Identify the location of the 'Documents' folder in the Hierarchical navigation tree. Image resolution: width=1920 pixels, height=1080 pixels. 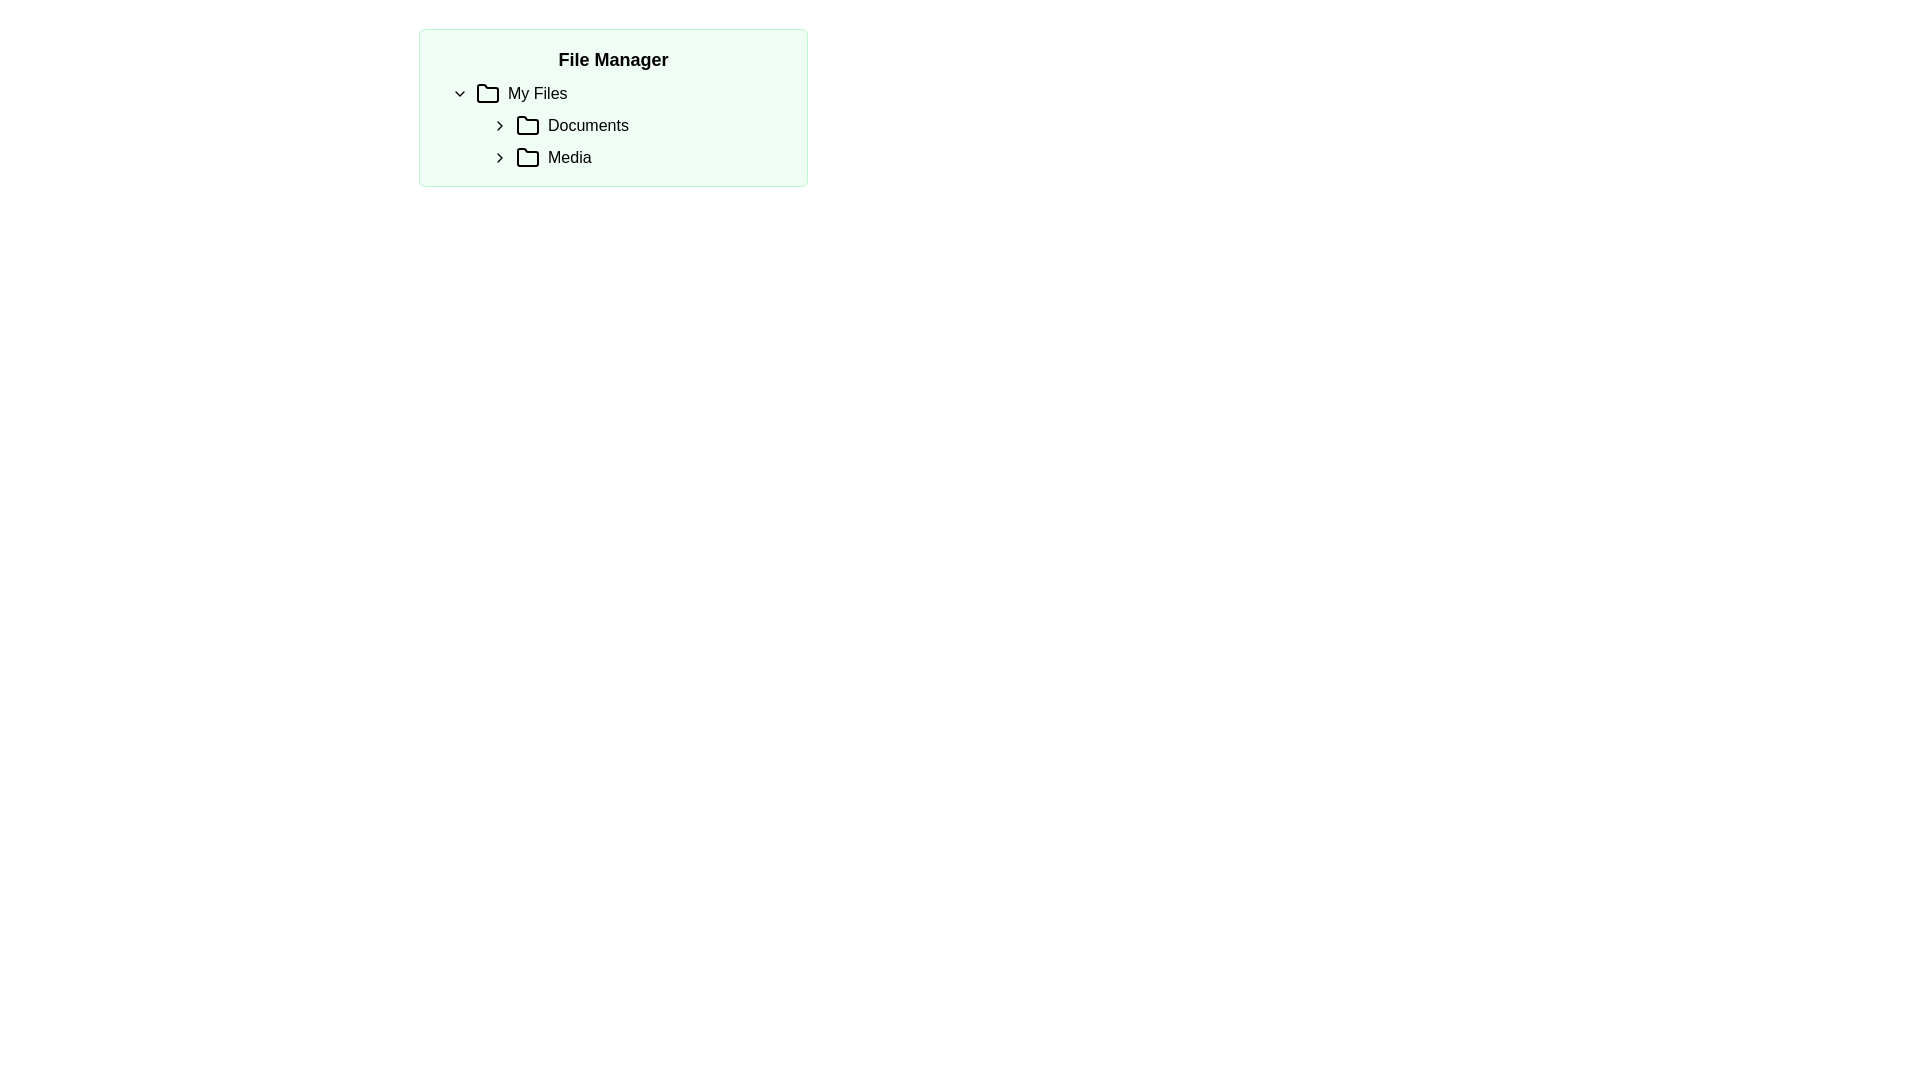
(612, 126).